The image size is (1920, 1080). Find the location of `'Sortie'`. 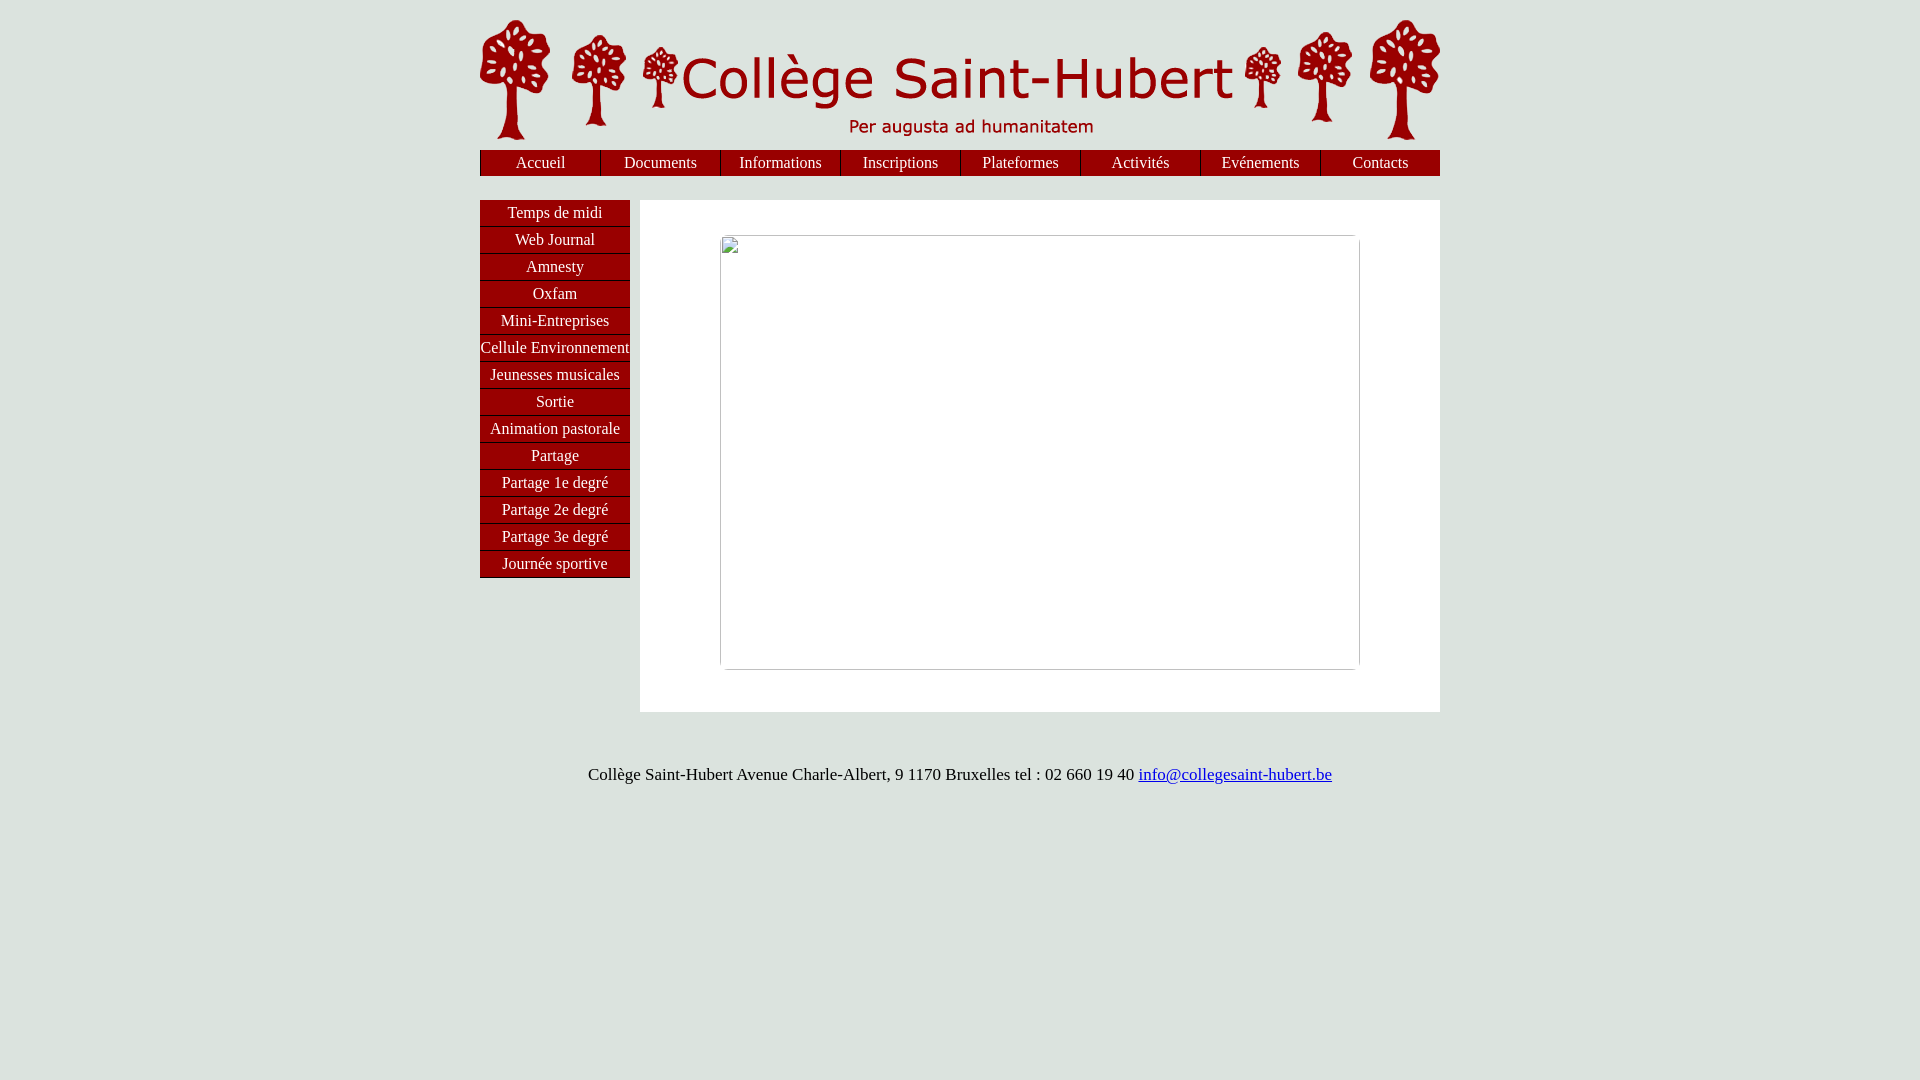

'Sortie' is located at coordinates (555, 401).